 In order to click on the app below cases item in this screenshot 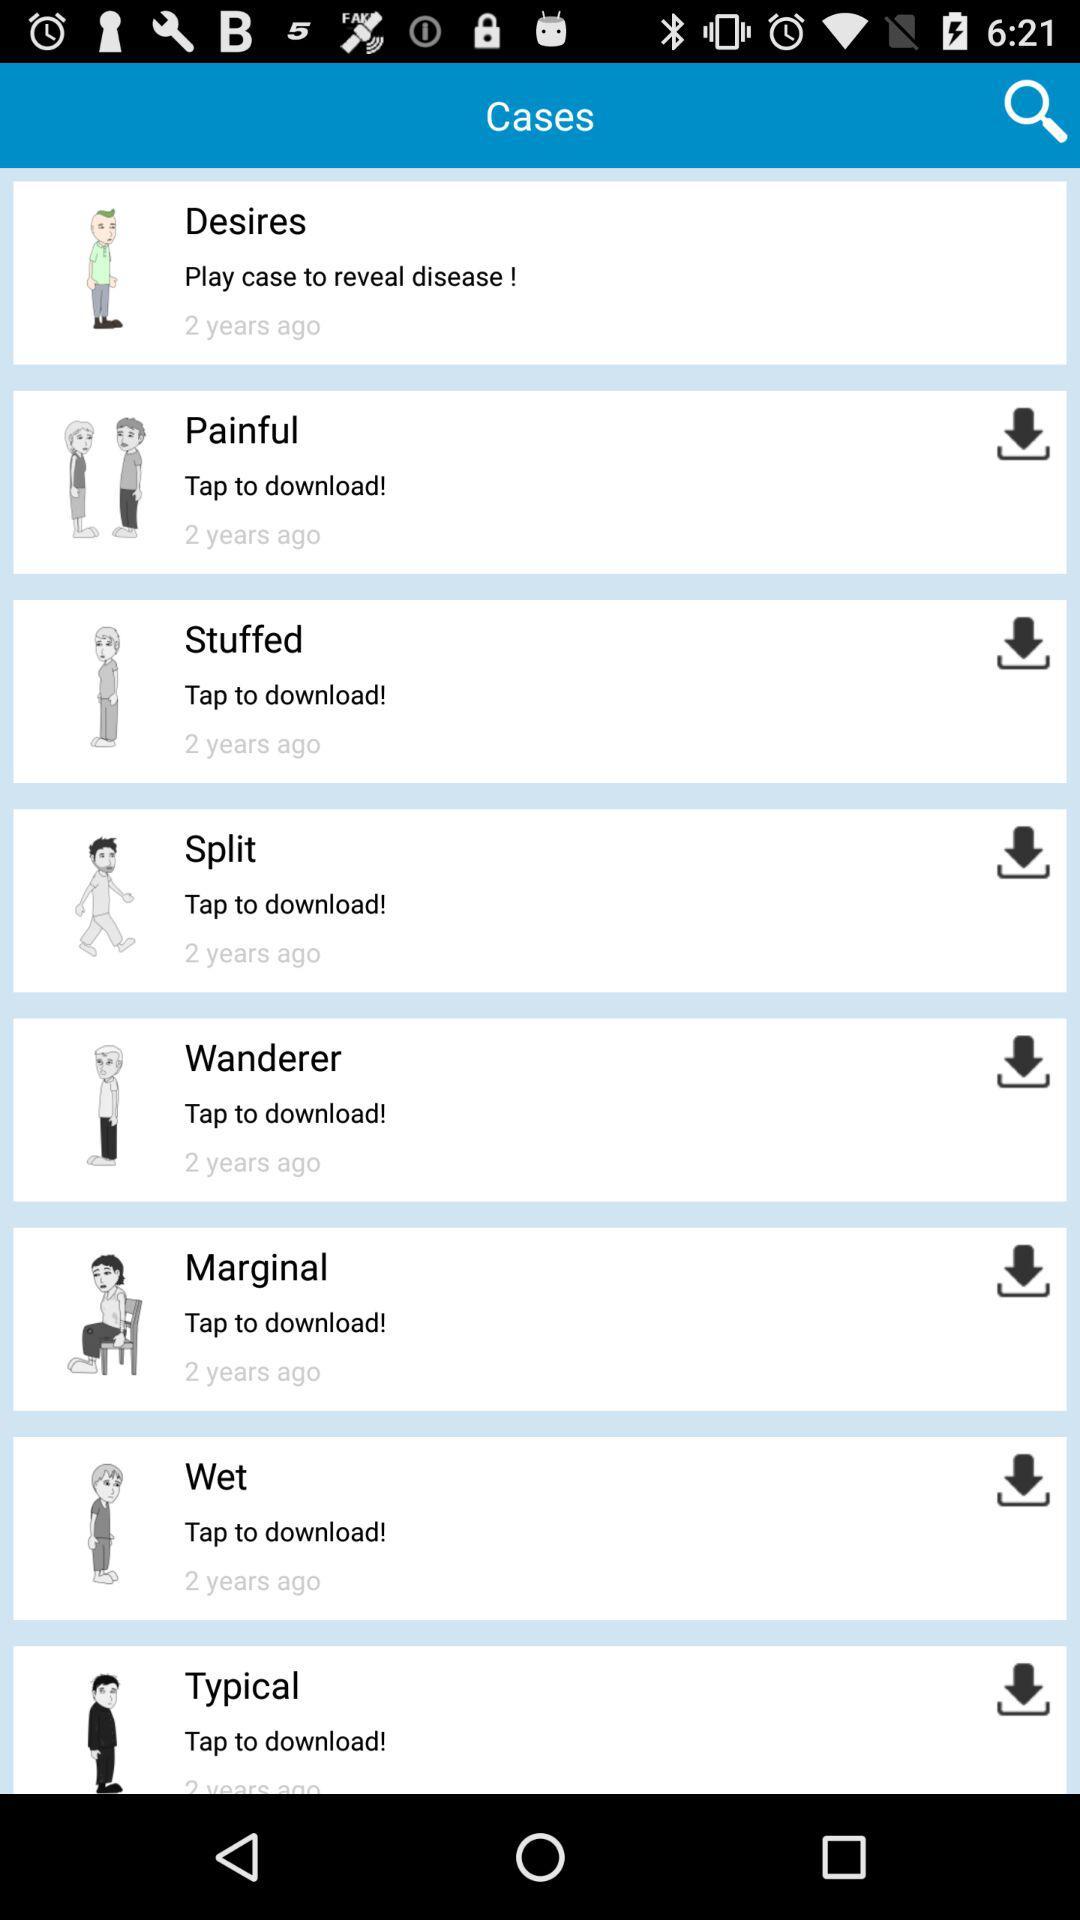, I will do `click(244, 219)`.